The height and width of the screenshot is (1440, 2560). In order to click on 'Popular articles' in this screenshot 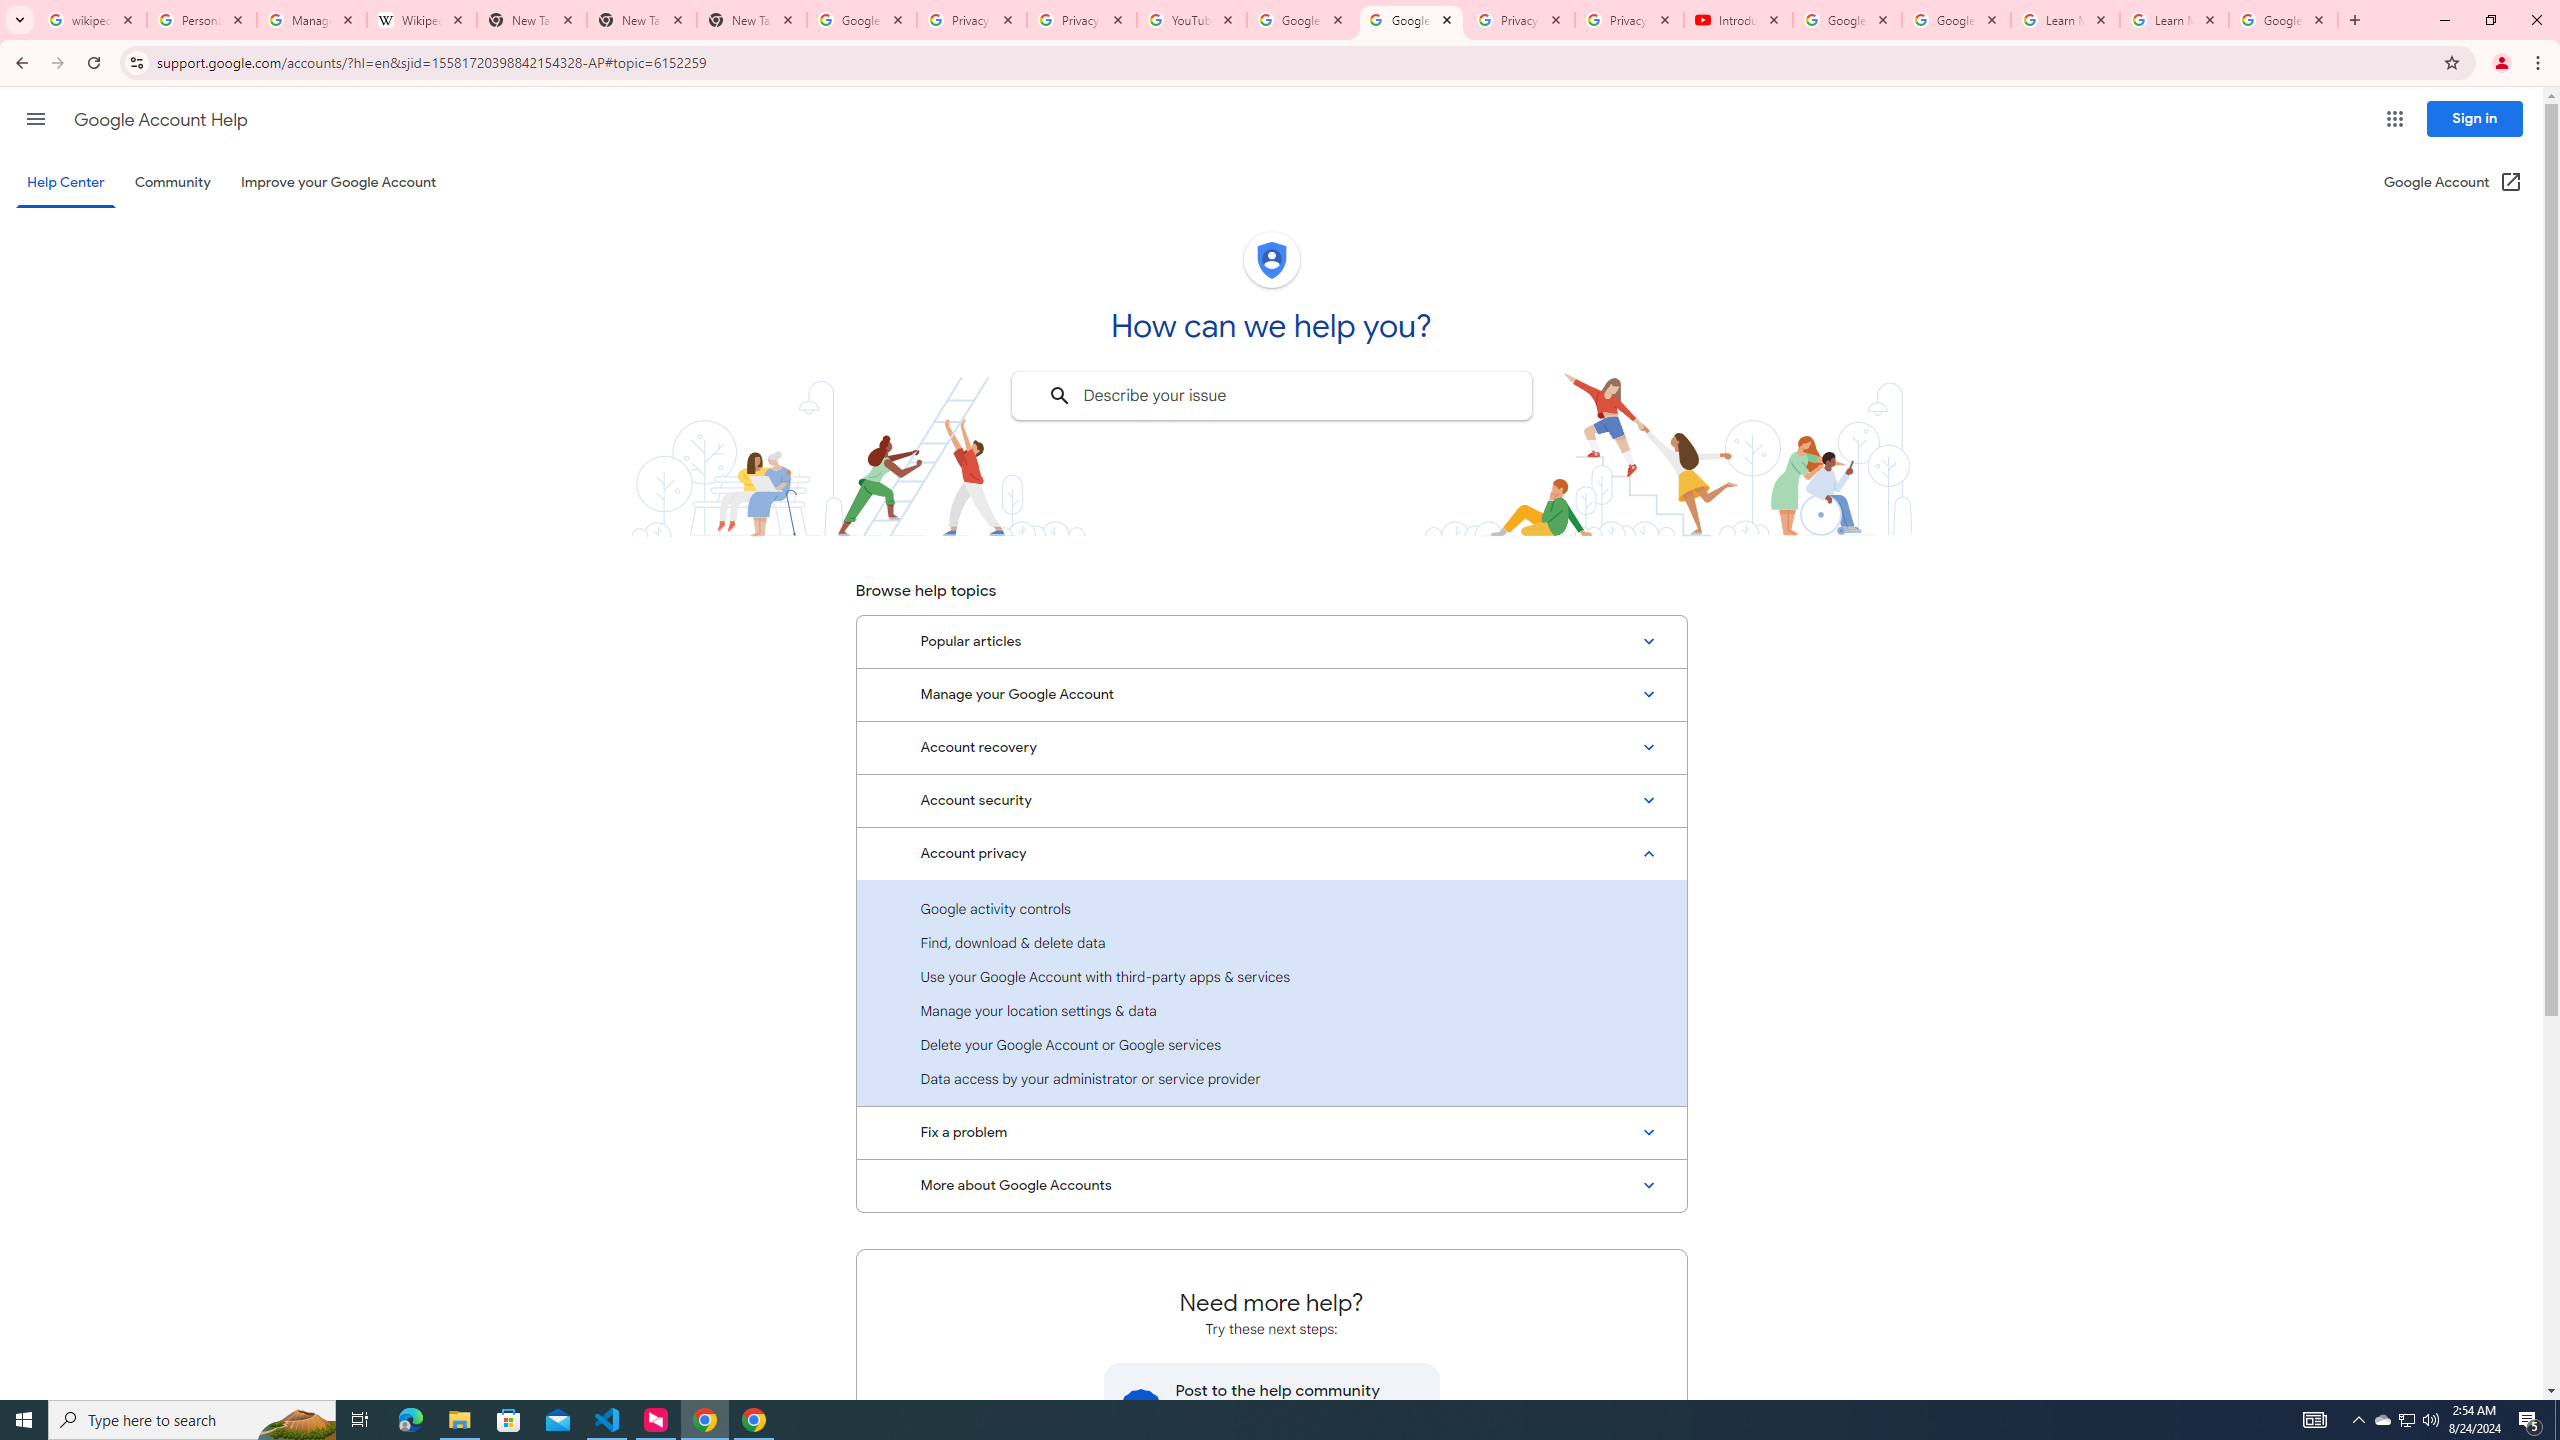, I will do `click(1271, 642)`.